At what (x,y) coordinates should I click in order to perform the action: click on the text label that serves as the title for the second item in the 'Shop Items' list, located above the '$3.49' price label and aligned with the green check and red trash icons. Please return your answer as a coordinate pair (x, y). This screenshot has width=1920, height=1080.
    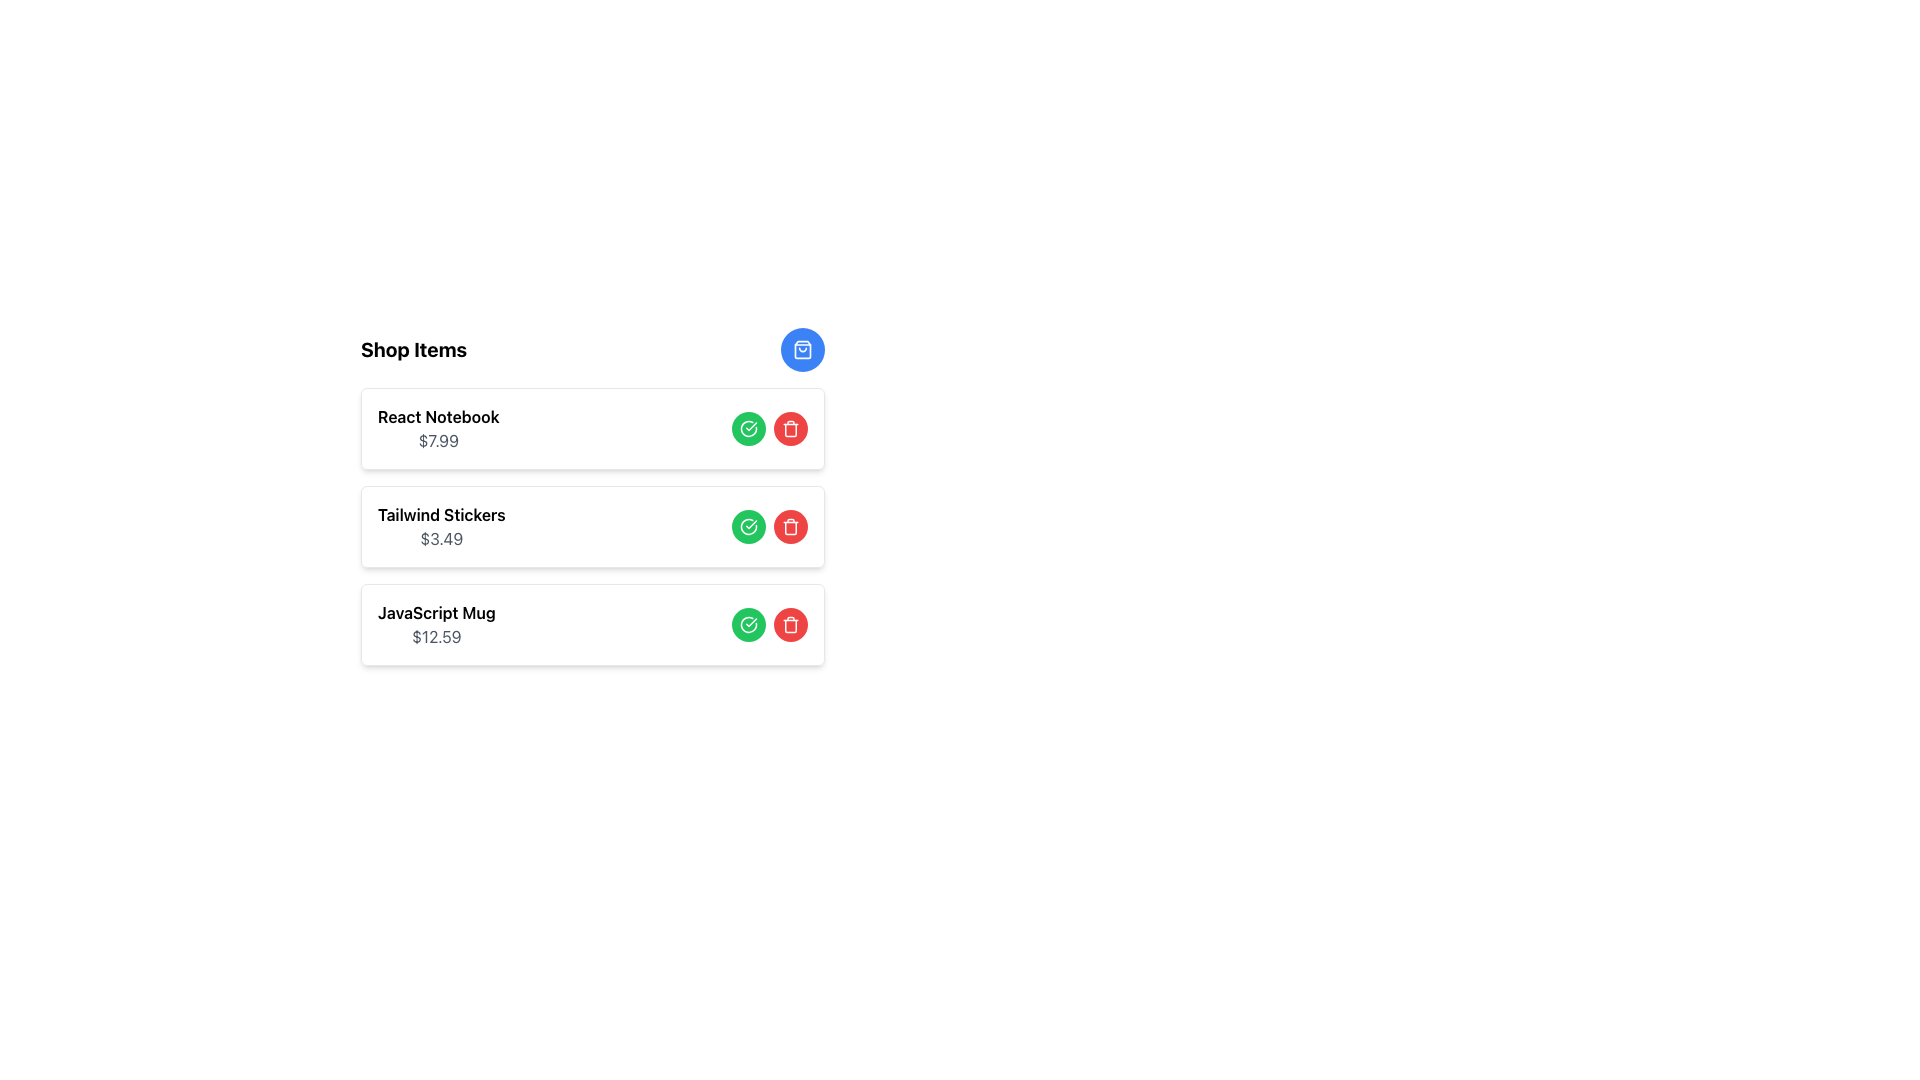
    Looking at the image, I should click on (440, 514).